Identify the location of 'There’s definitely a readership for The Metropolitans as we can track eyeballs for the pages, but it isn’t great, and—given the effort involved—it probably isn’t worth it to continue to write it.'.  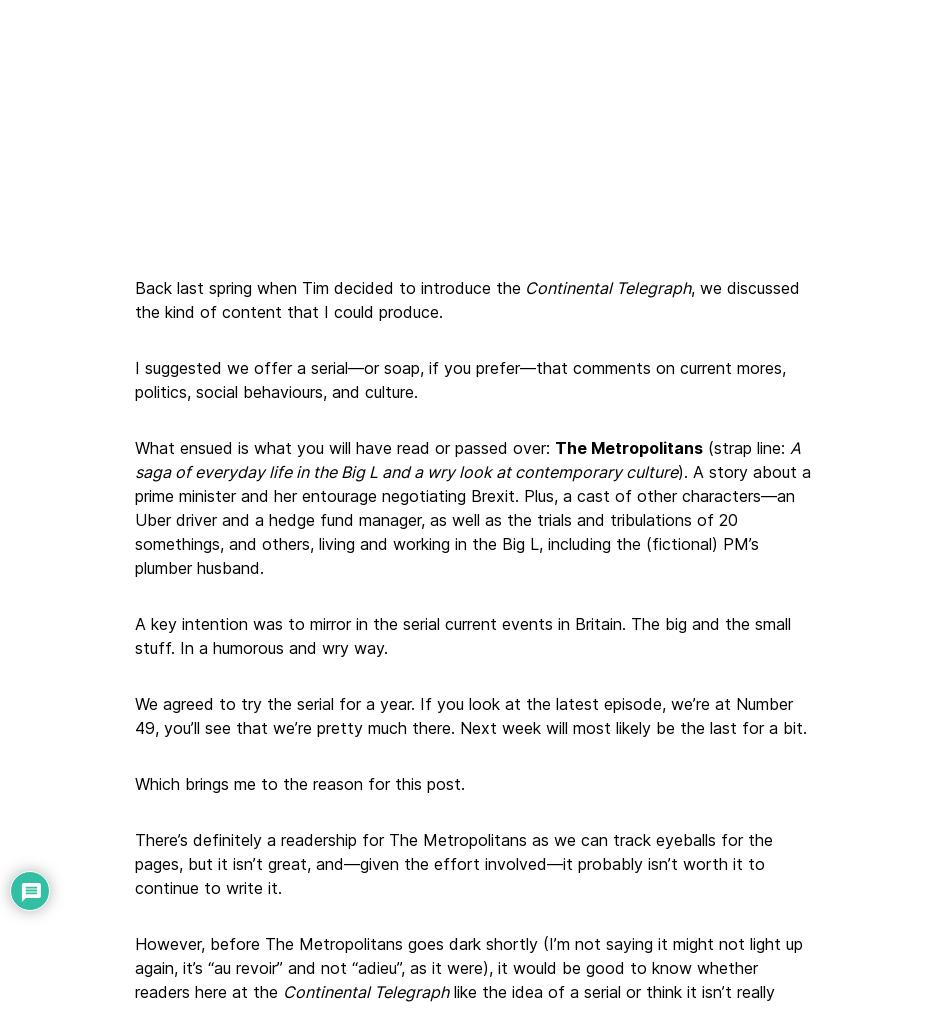
(453, 862).